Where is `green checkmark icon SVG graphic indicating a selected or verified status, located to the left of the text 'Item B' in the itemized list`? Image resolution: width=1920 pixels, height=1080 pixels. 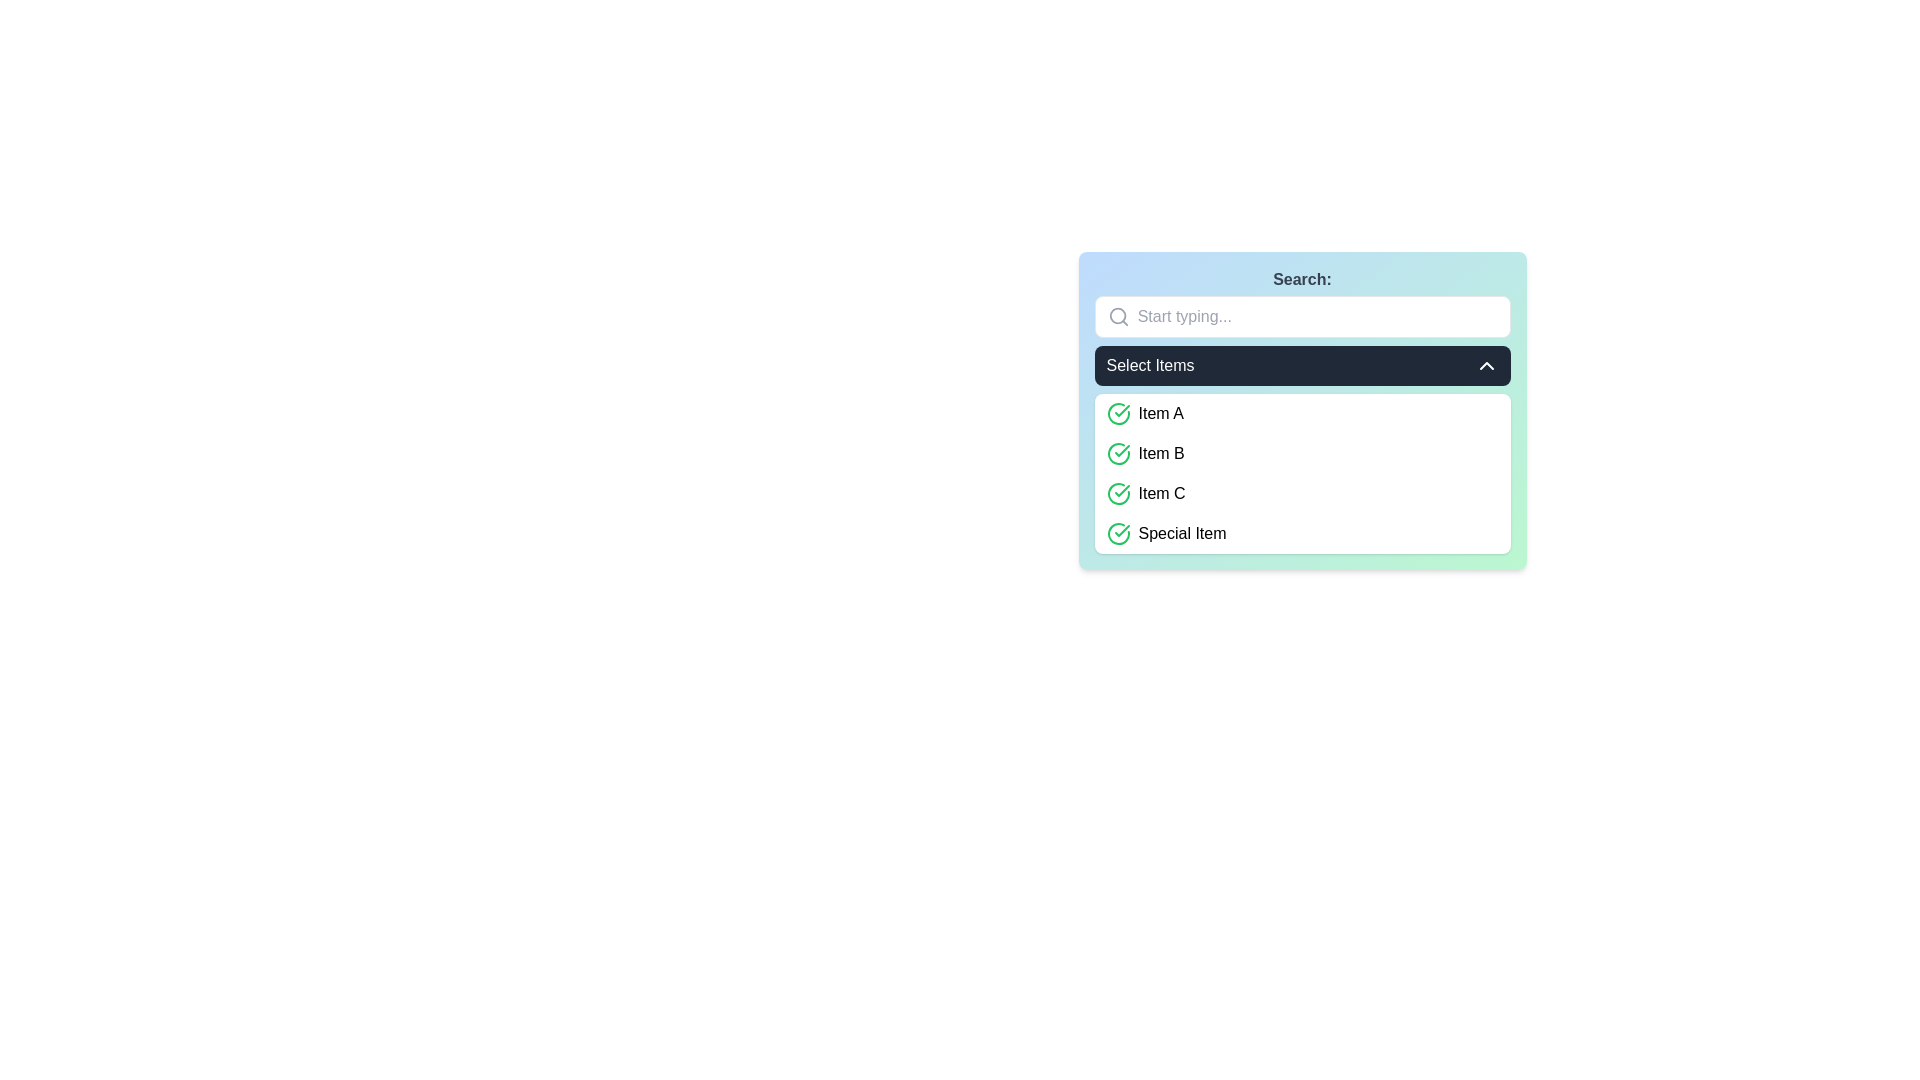 green checkmark icon SVG graphic indicating a selected or verified status, located to the left of the text 'Item B' in the itemized list is located at coordinates (1122, 410).